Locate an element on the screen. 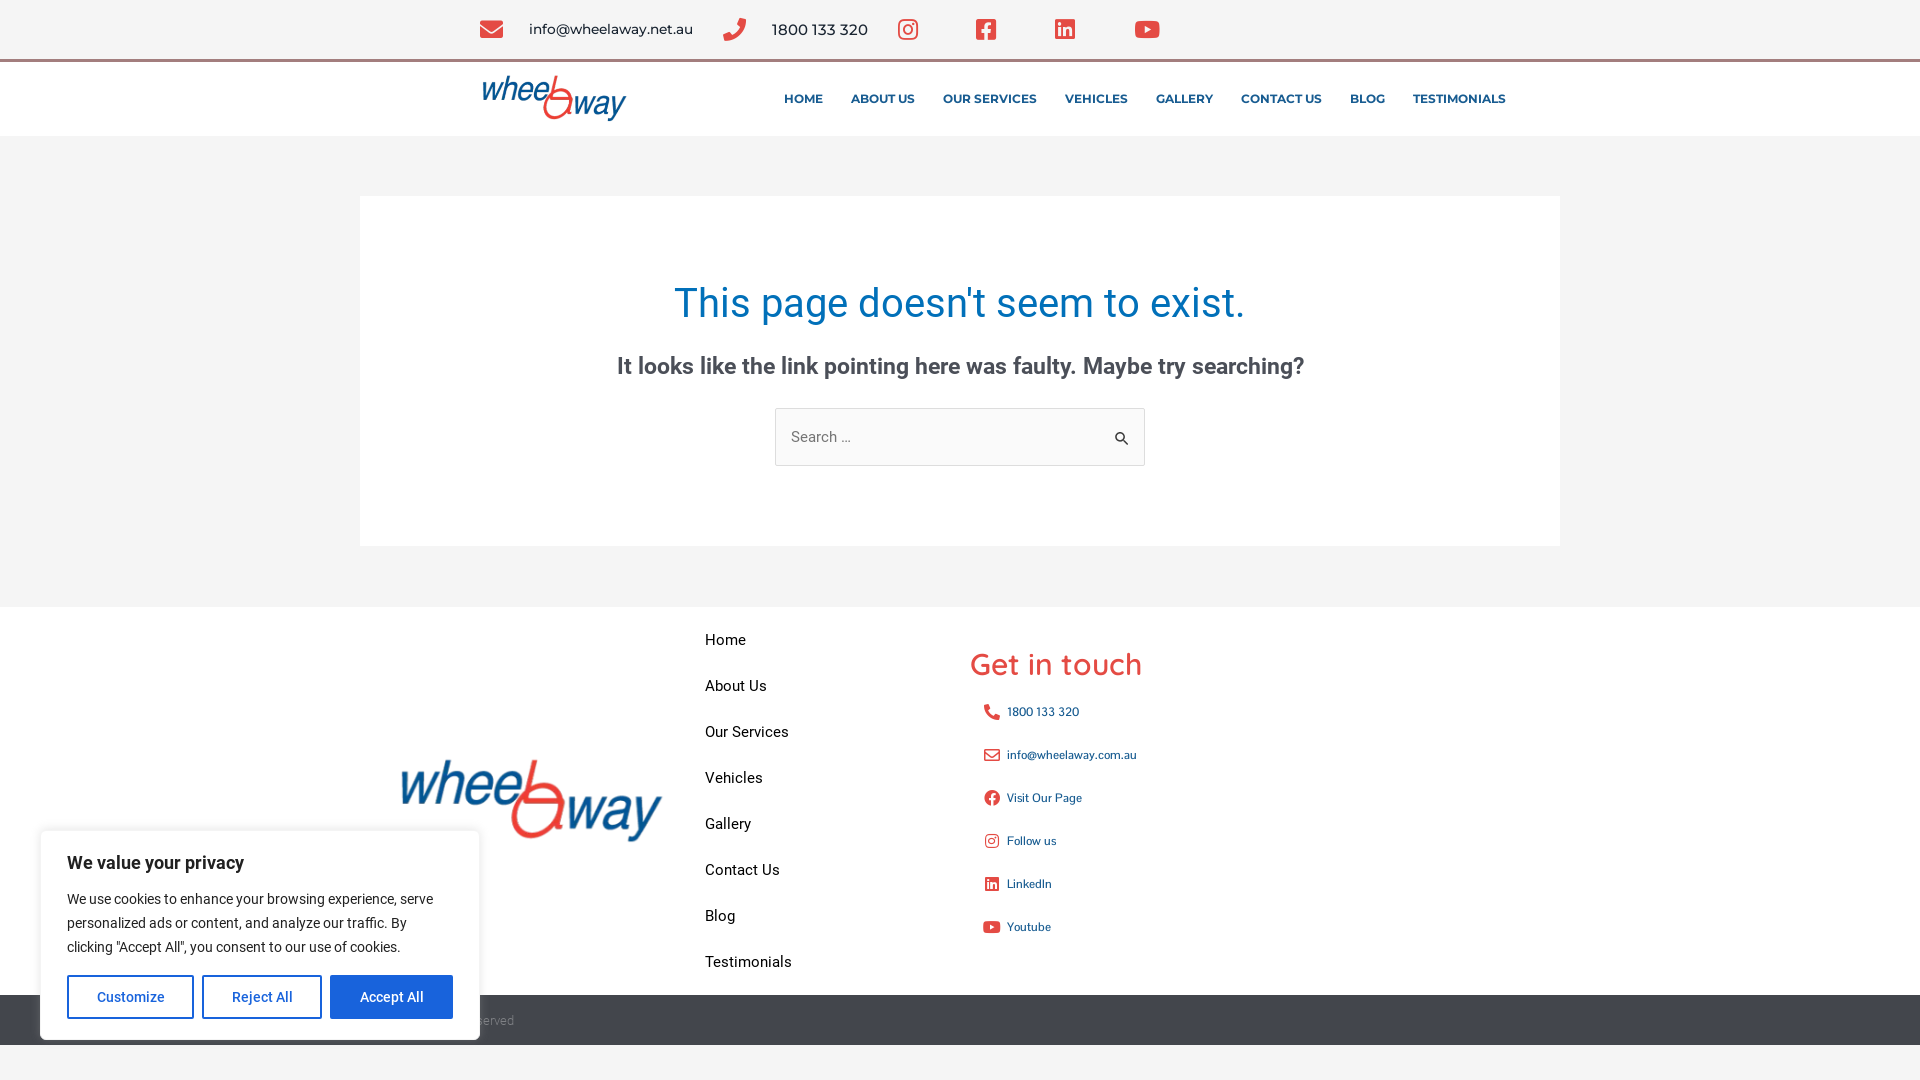 The height and width of the screenshot is (1080, 1920). 'Twitter' is located at coordinates (1317, 1020).